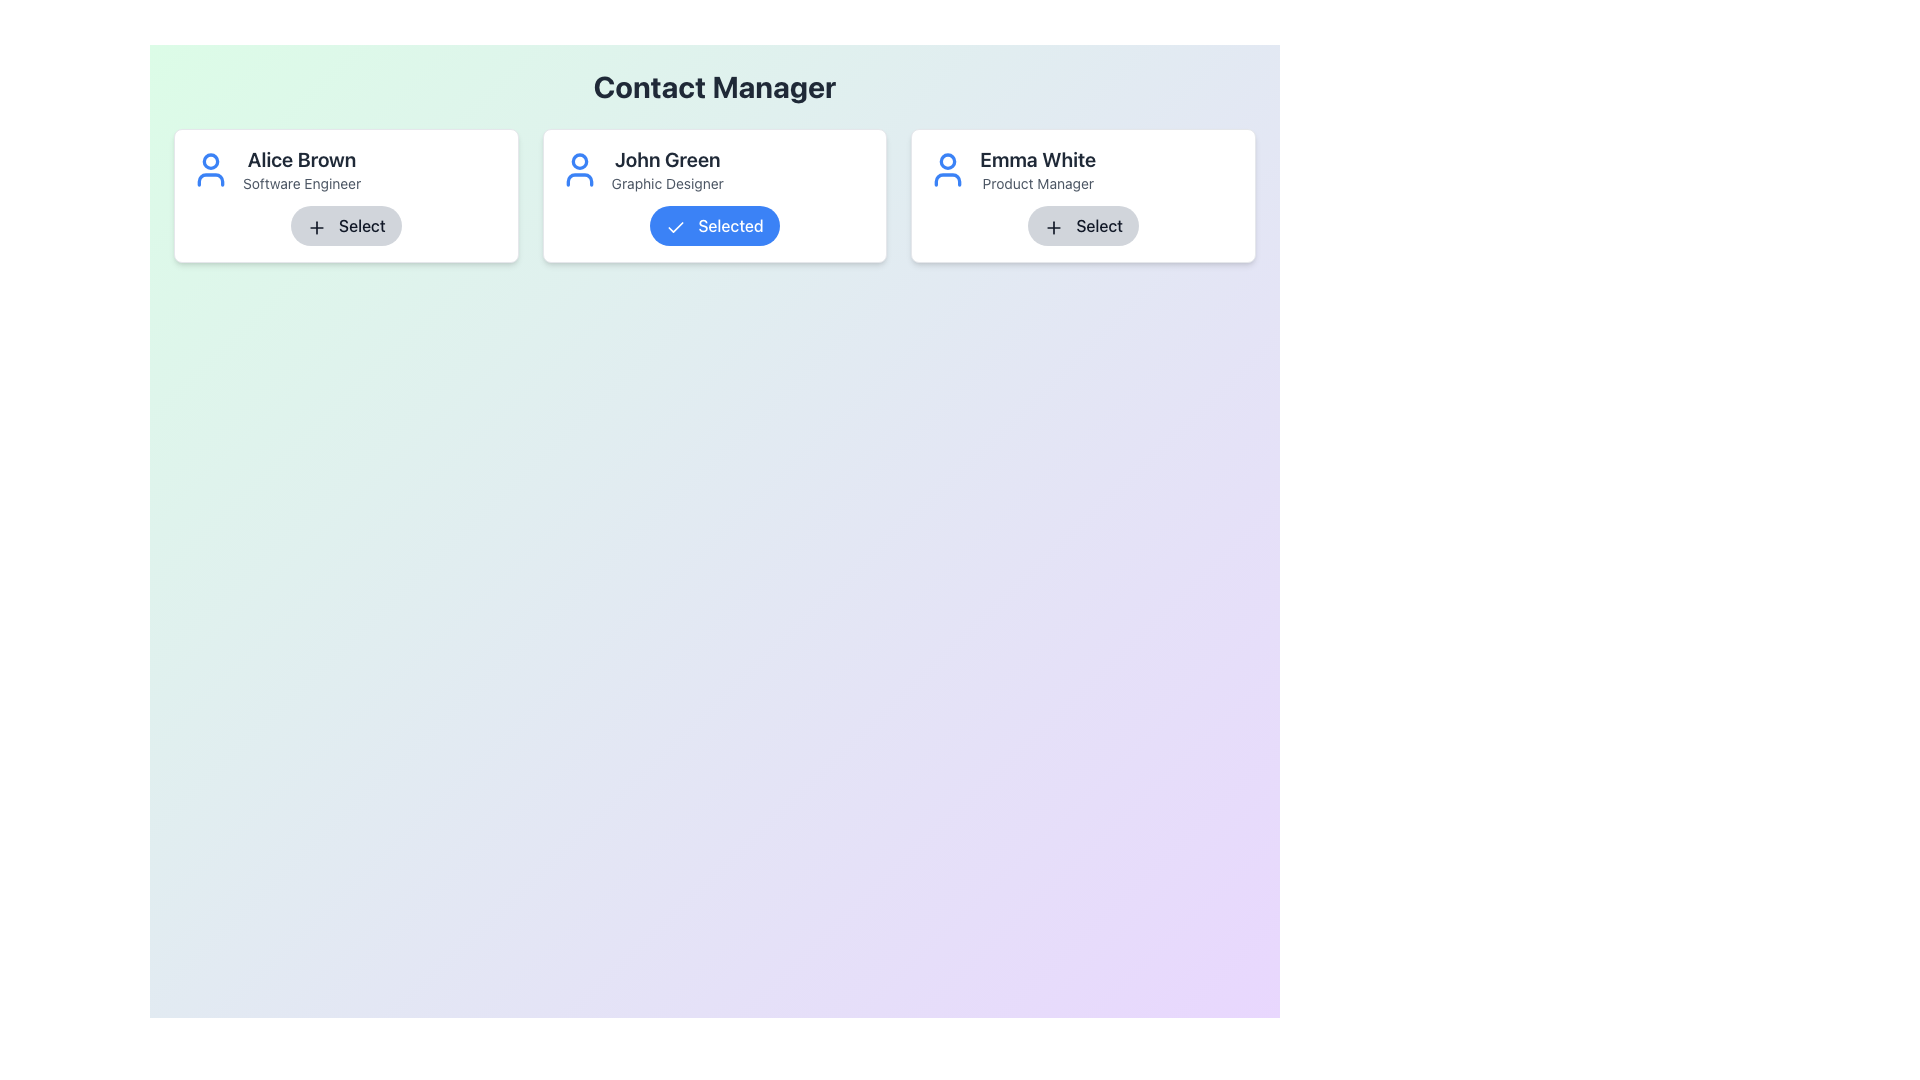  I want to click on the contact's name and role representation in the center card under the 'Contact Manager' heading, so click(715, 168).